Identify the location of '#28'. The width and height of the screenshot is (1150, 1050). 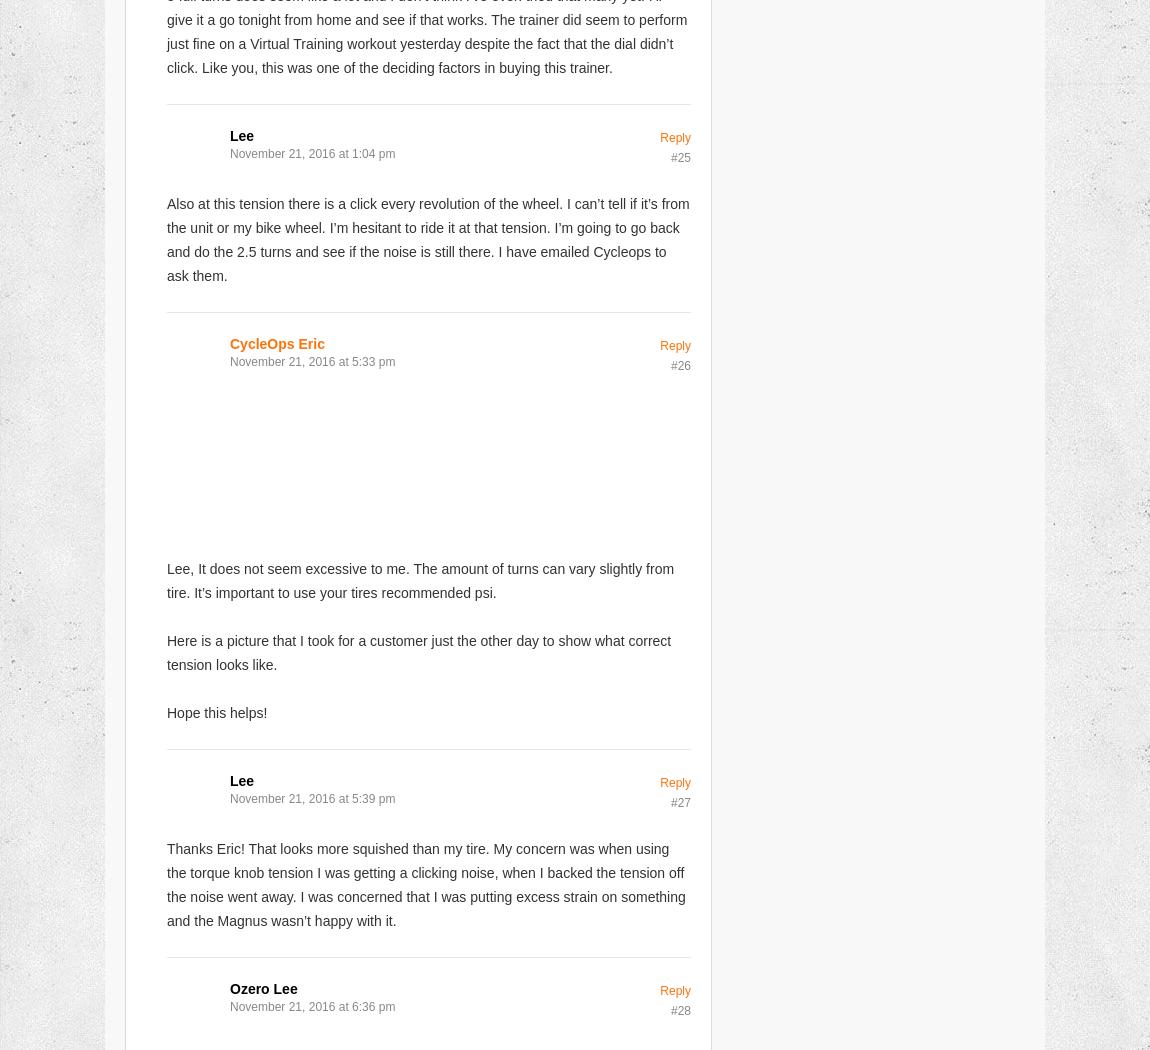
(679, 1009).